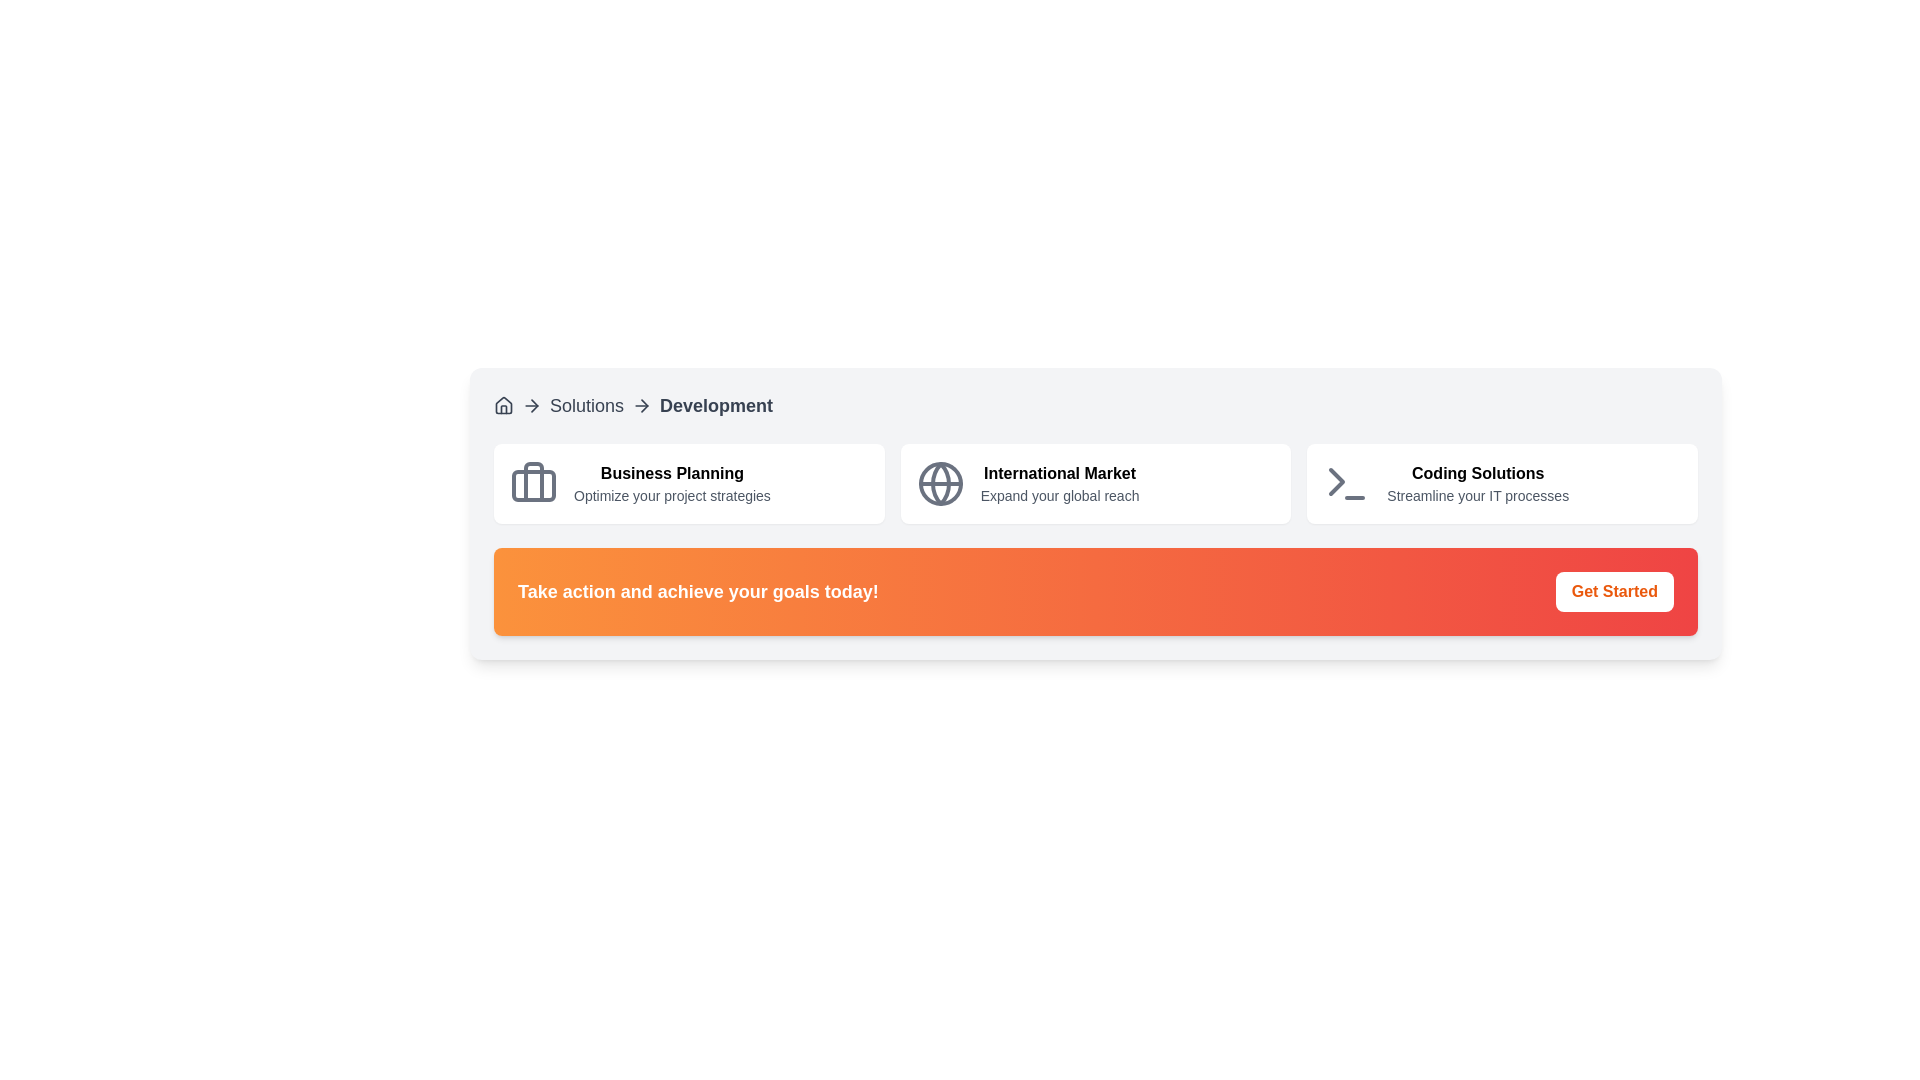 This screenshot has height=1080, width=1920. What do you see at coordinates (644, 405) in the screenshot?
I see `right arrow icon located in the navigation breadcrumb between the 'Solutions' and 'Development' labels, positioned near the top left of the interface` at bounding box center [644, 405].